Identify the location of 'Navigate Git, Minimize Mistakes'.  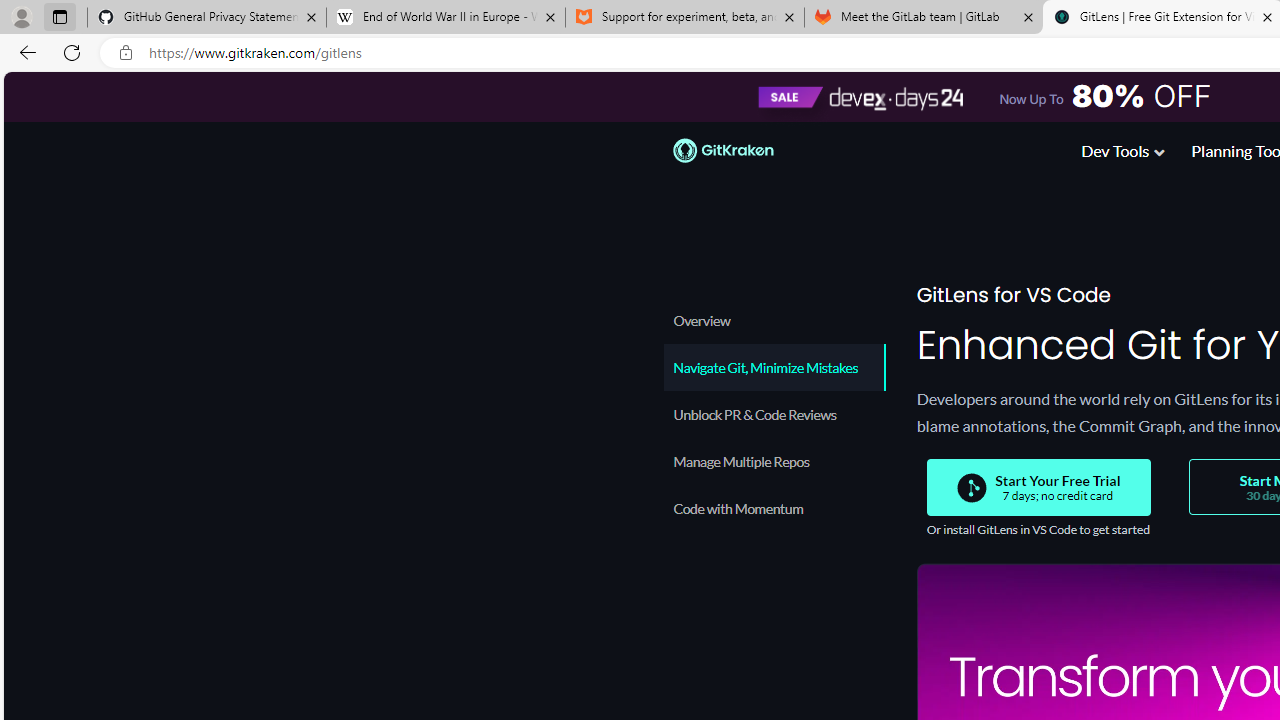
(772, 367).